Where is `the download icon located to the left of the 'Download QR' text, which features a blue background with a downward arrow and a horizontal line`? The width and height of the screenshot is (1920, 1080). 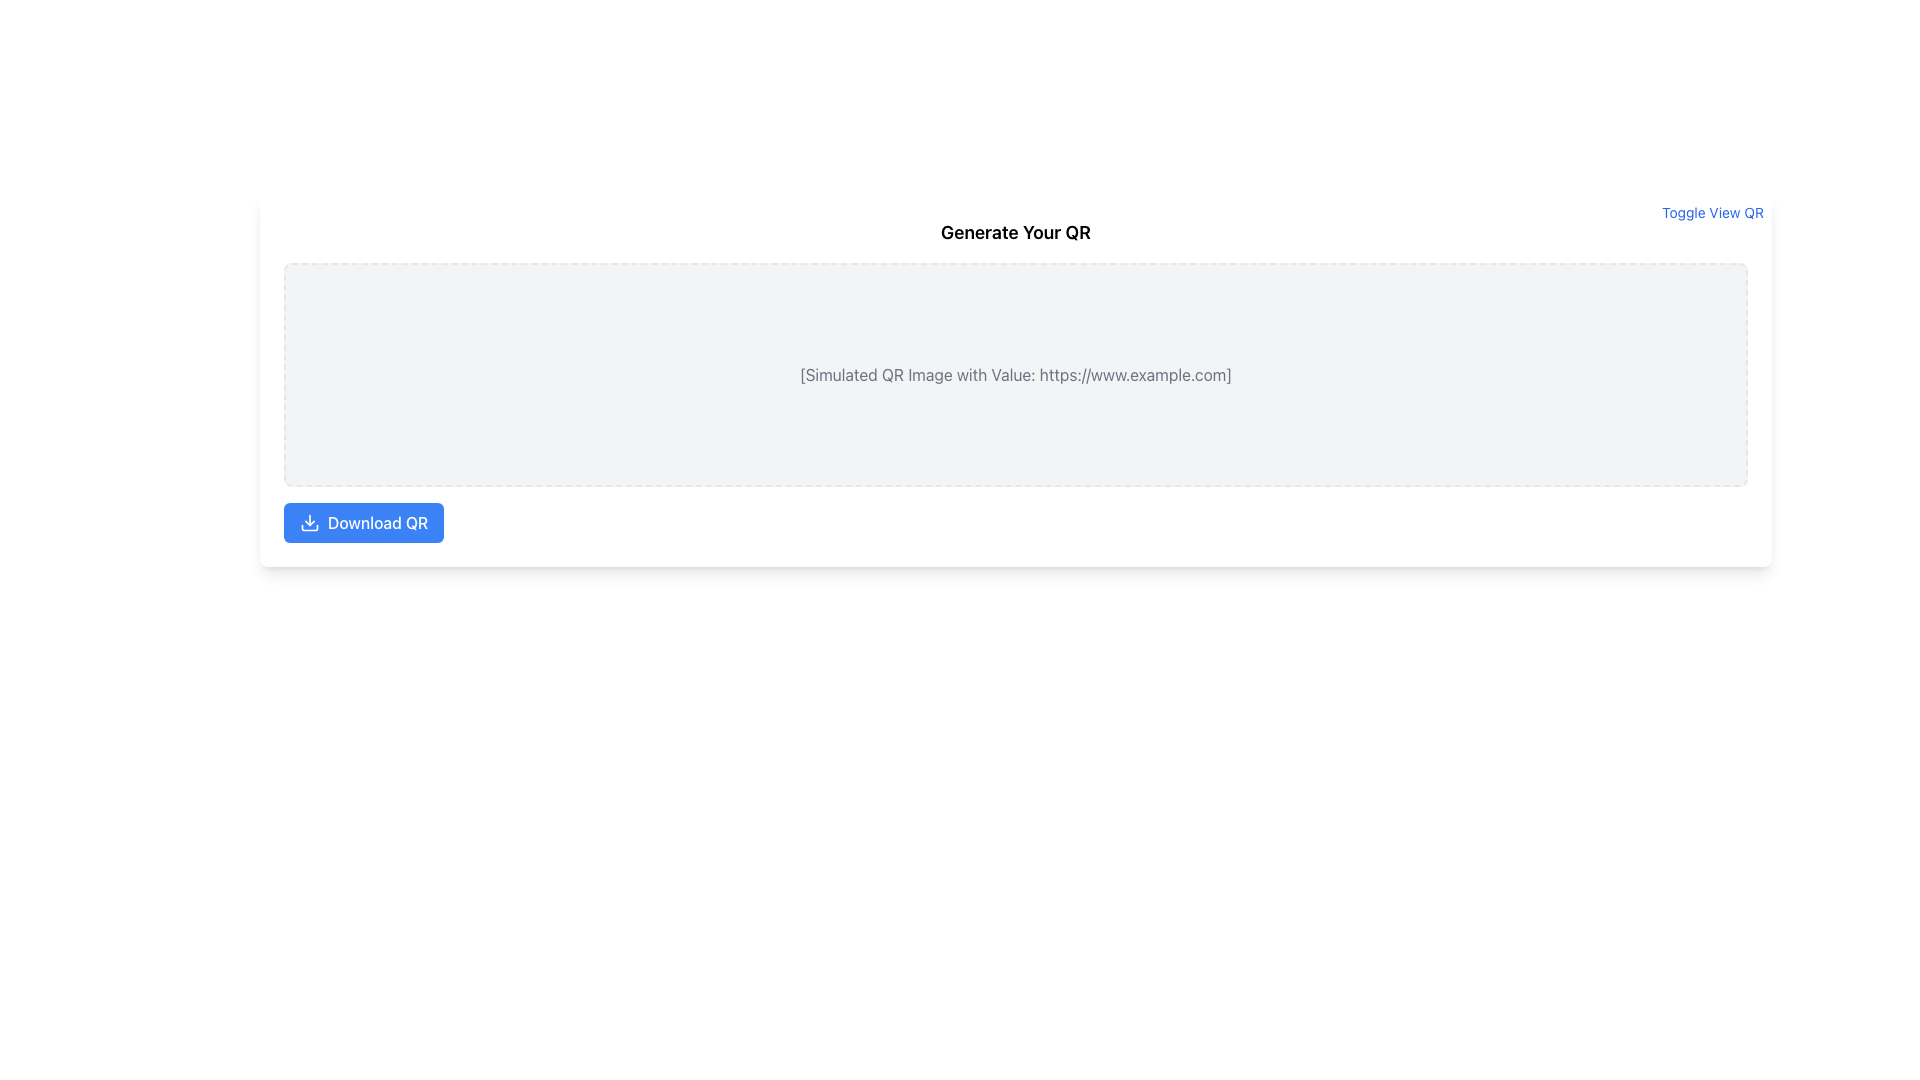
the download icon located to the left of the 'Download QR' text, which features a blue background with a downward arrow and a horizontal line is located at coordinates (309, 522).